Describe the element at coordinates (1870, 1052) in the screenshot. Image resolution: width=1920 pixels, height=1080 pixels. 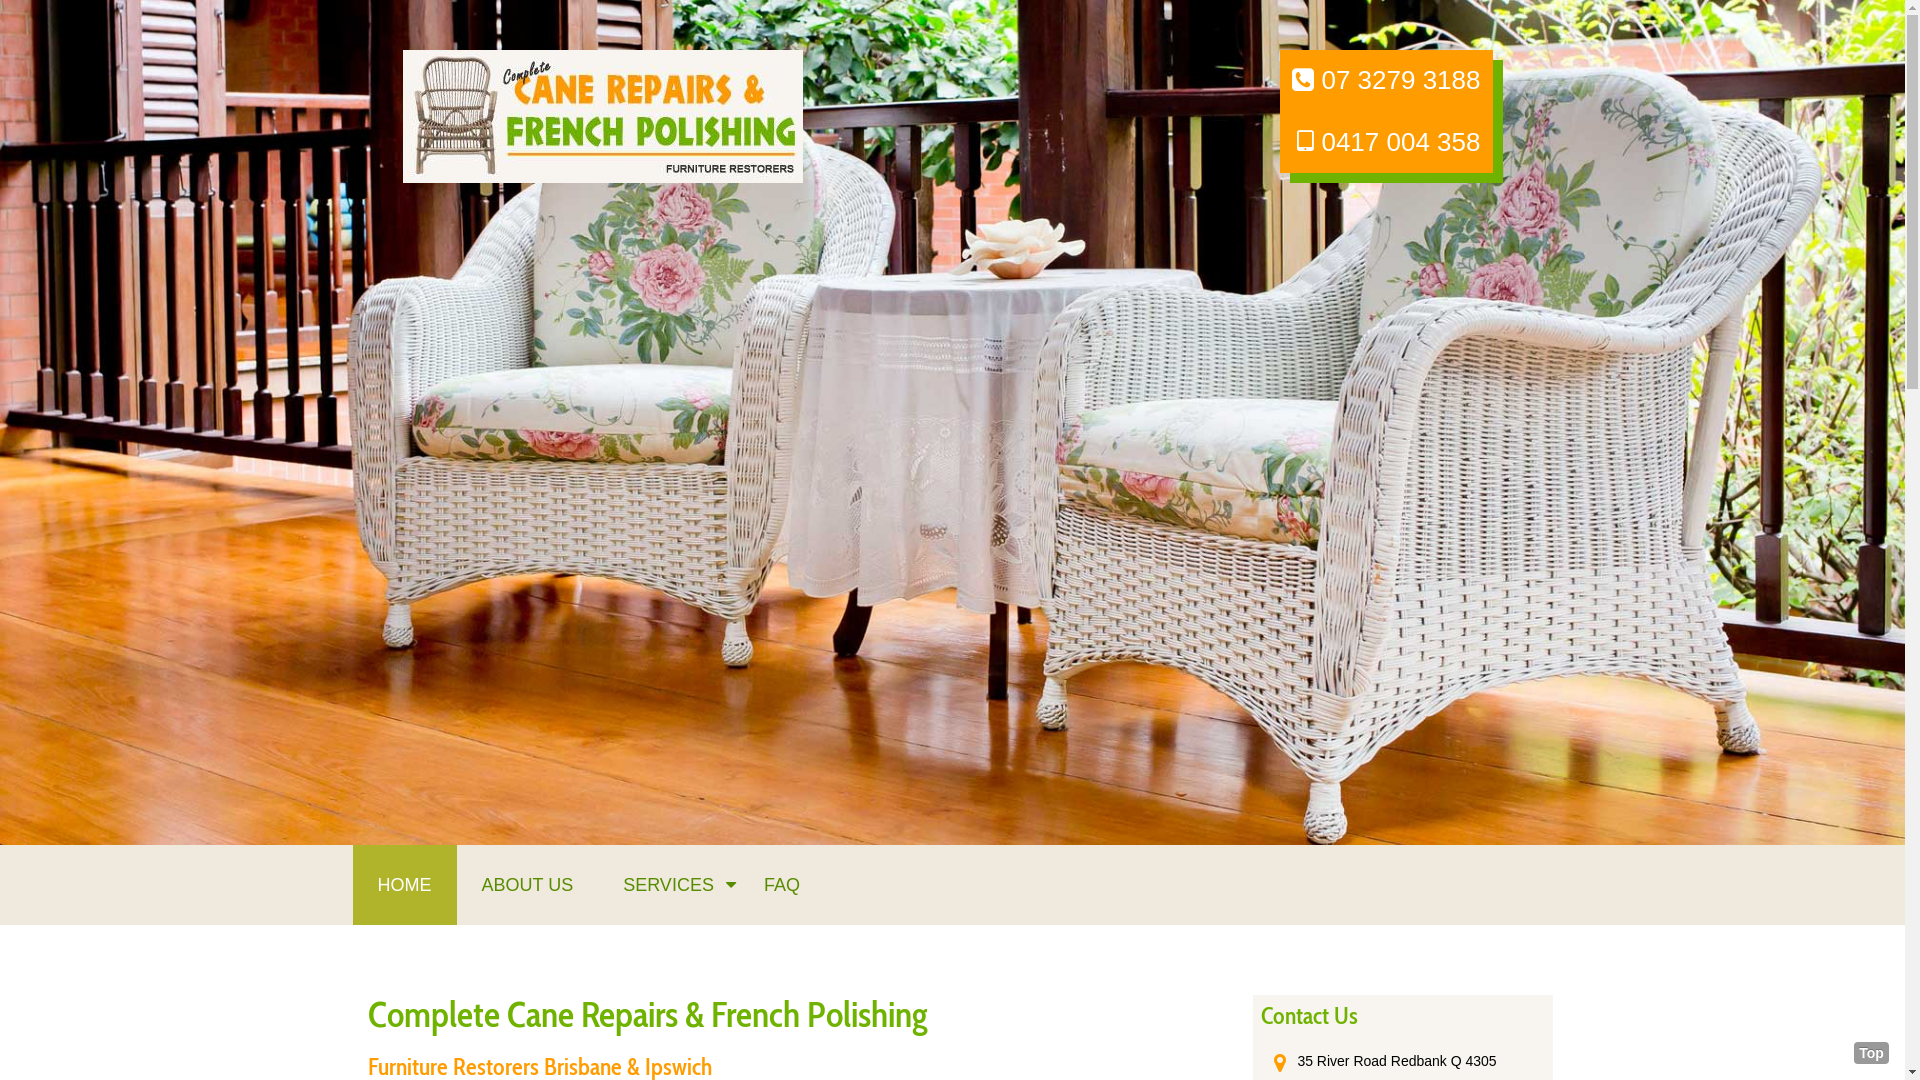
I see `'Top'` at that location.